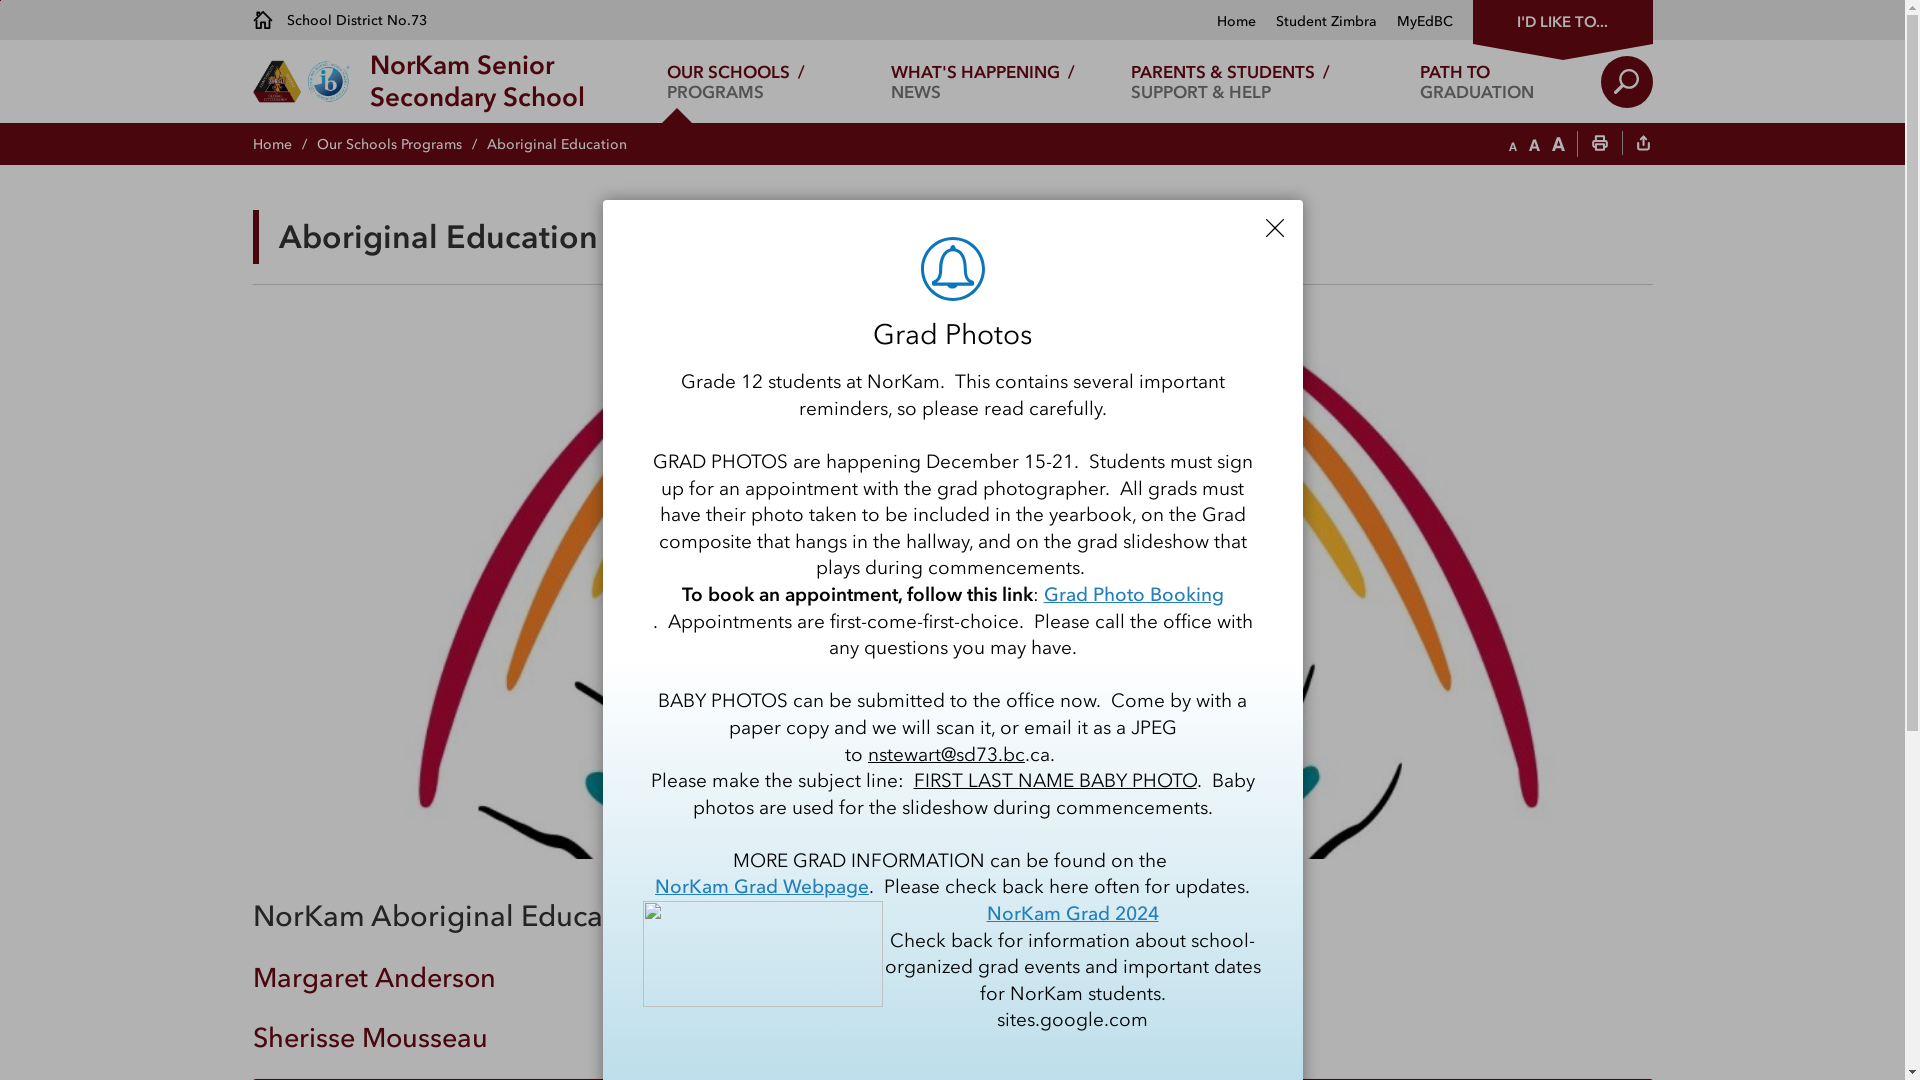 The height and width of the screenshot is (1080, 1920). What do you see at coordinates (1560, 19) in the screenshot?
I see `'I'D LIKE TO...'` at bounding box center [1560, 19].